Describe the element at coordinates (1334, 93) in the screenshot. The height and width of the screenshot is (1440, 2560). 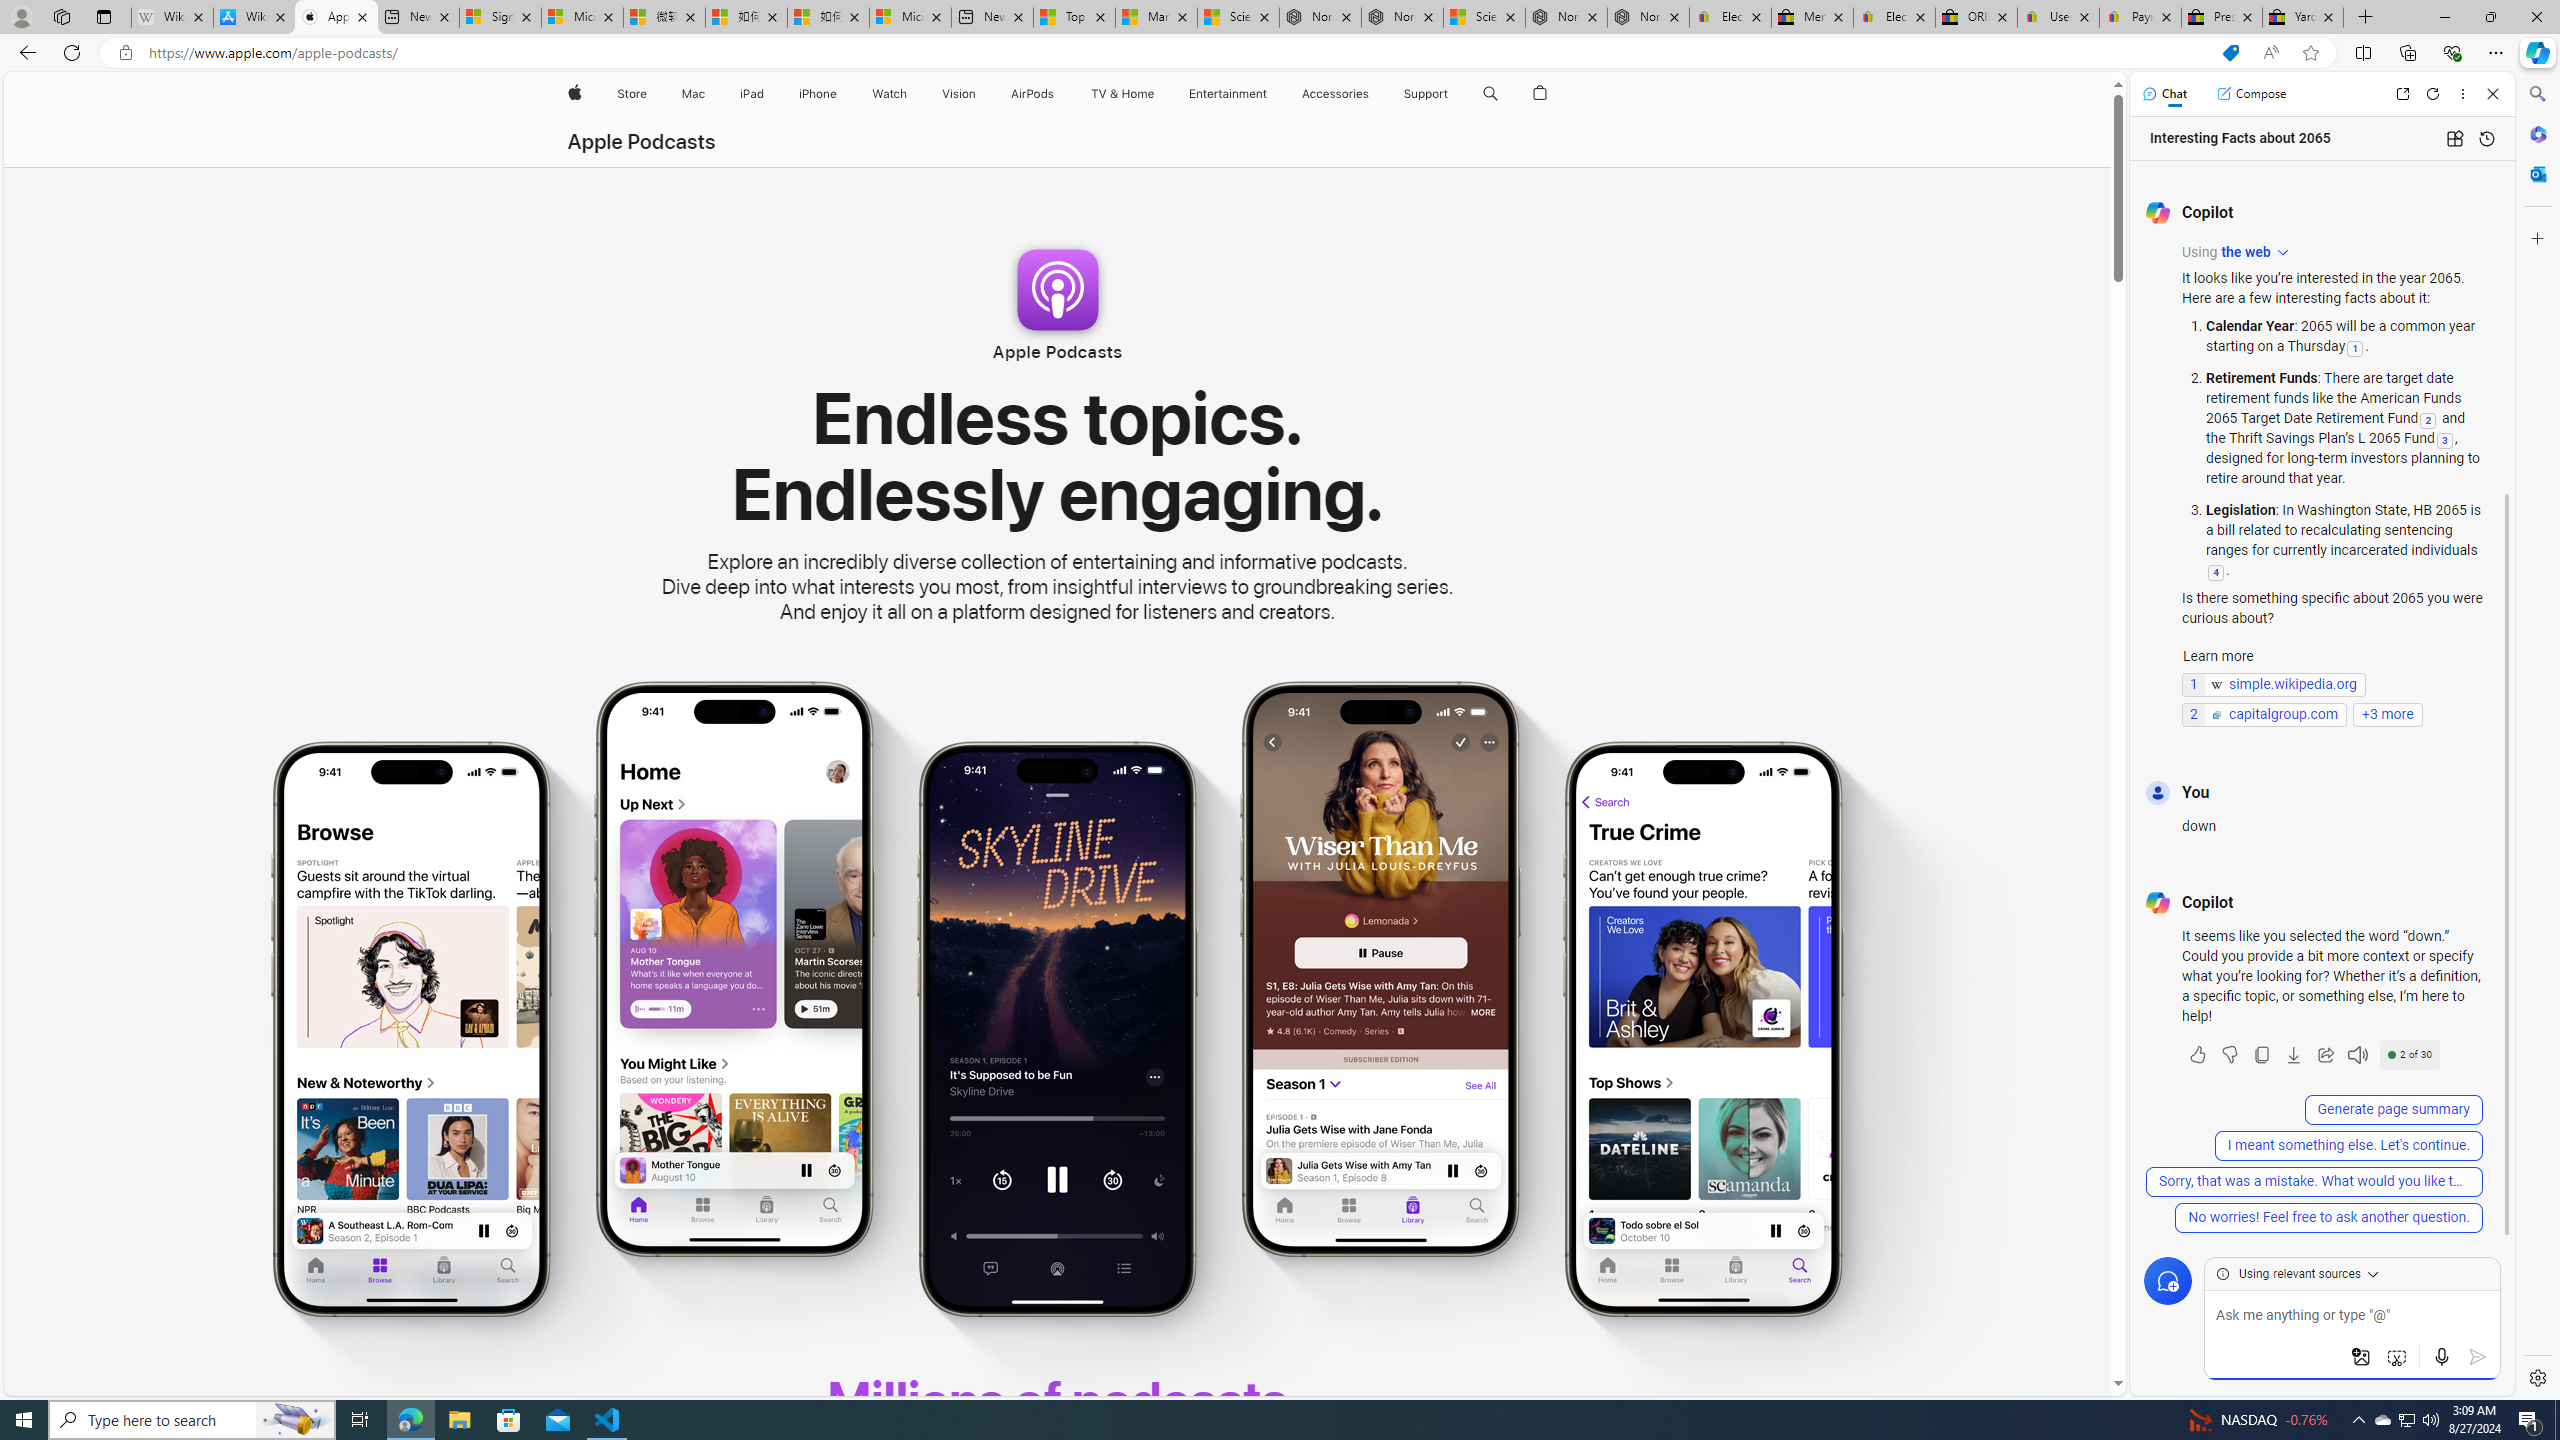
I see `'Accessories'` at that location.